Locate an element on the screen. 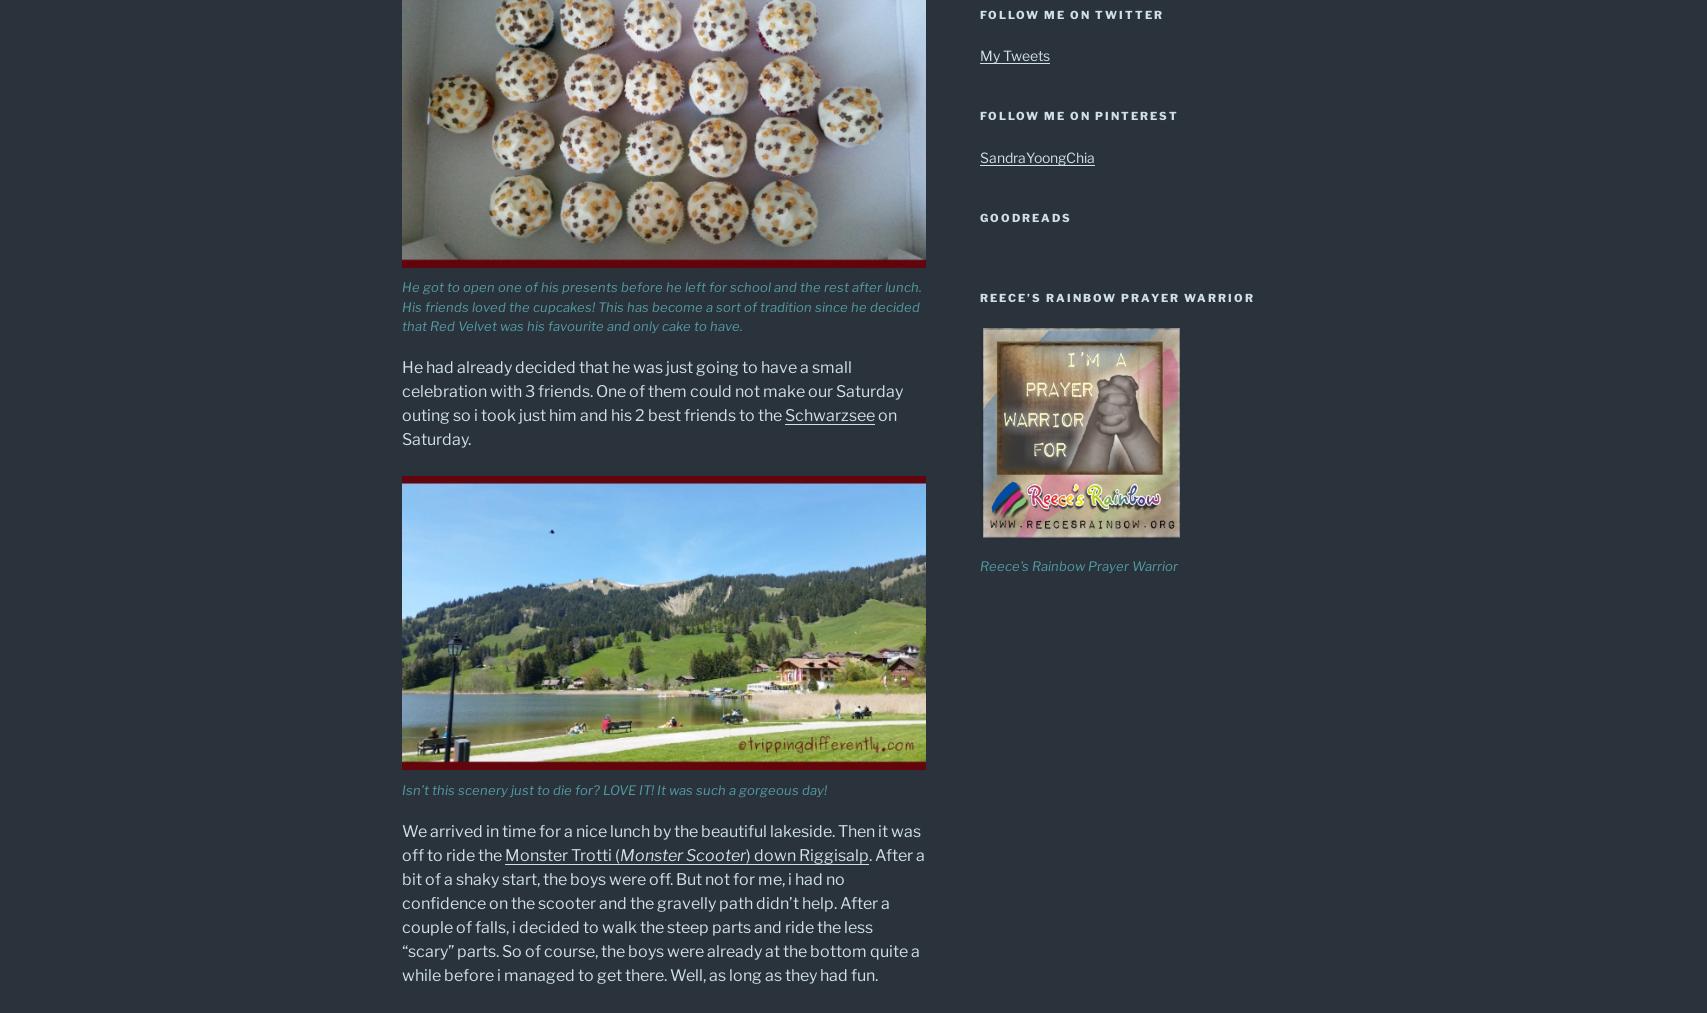  'Reece's Rainbow Prayer Warrior' is located at coordinates (978, 565).